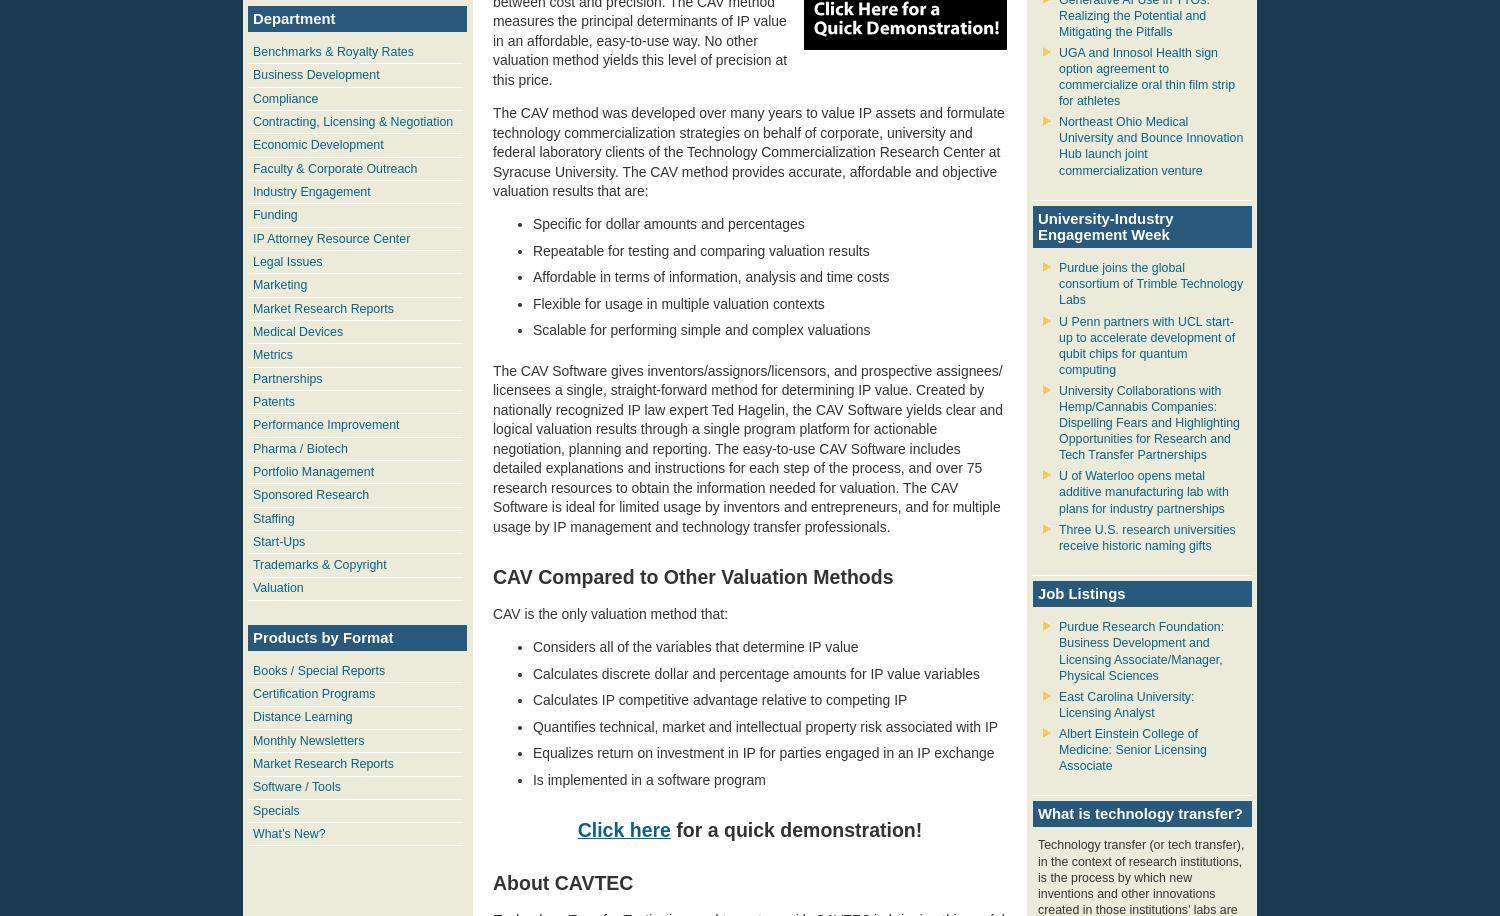  What do you see at coordinates (756, 671) in the screenshot?
I see `'Calculates discrete dollar and percentage amounts for IP value variables'` at bounding box center [756, 671].